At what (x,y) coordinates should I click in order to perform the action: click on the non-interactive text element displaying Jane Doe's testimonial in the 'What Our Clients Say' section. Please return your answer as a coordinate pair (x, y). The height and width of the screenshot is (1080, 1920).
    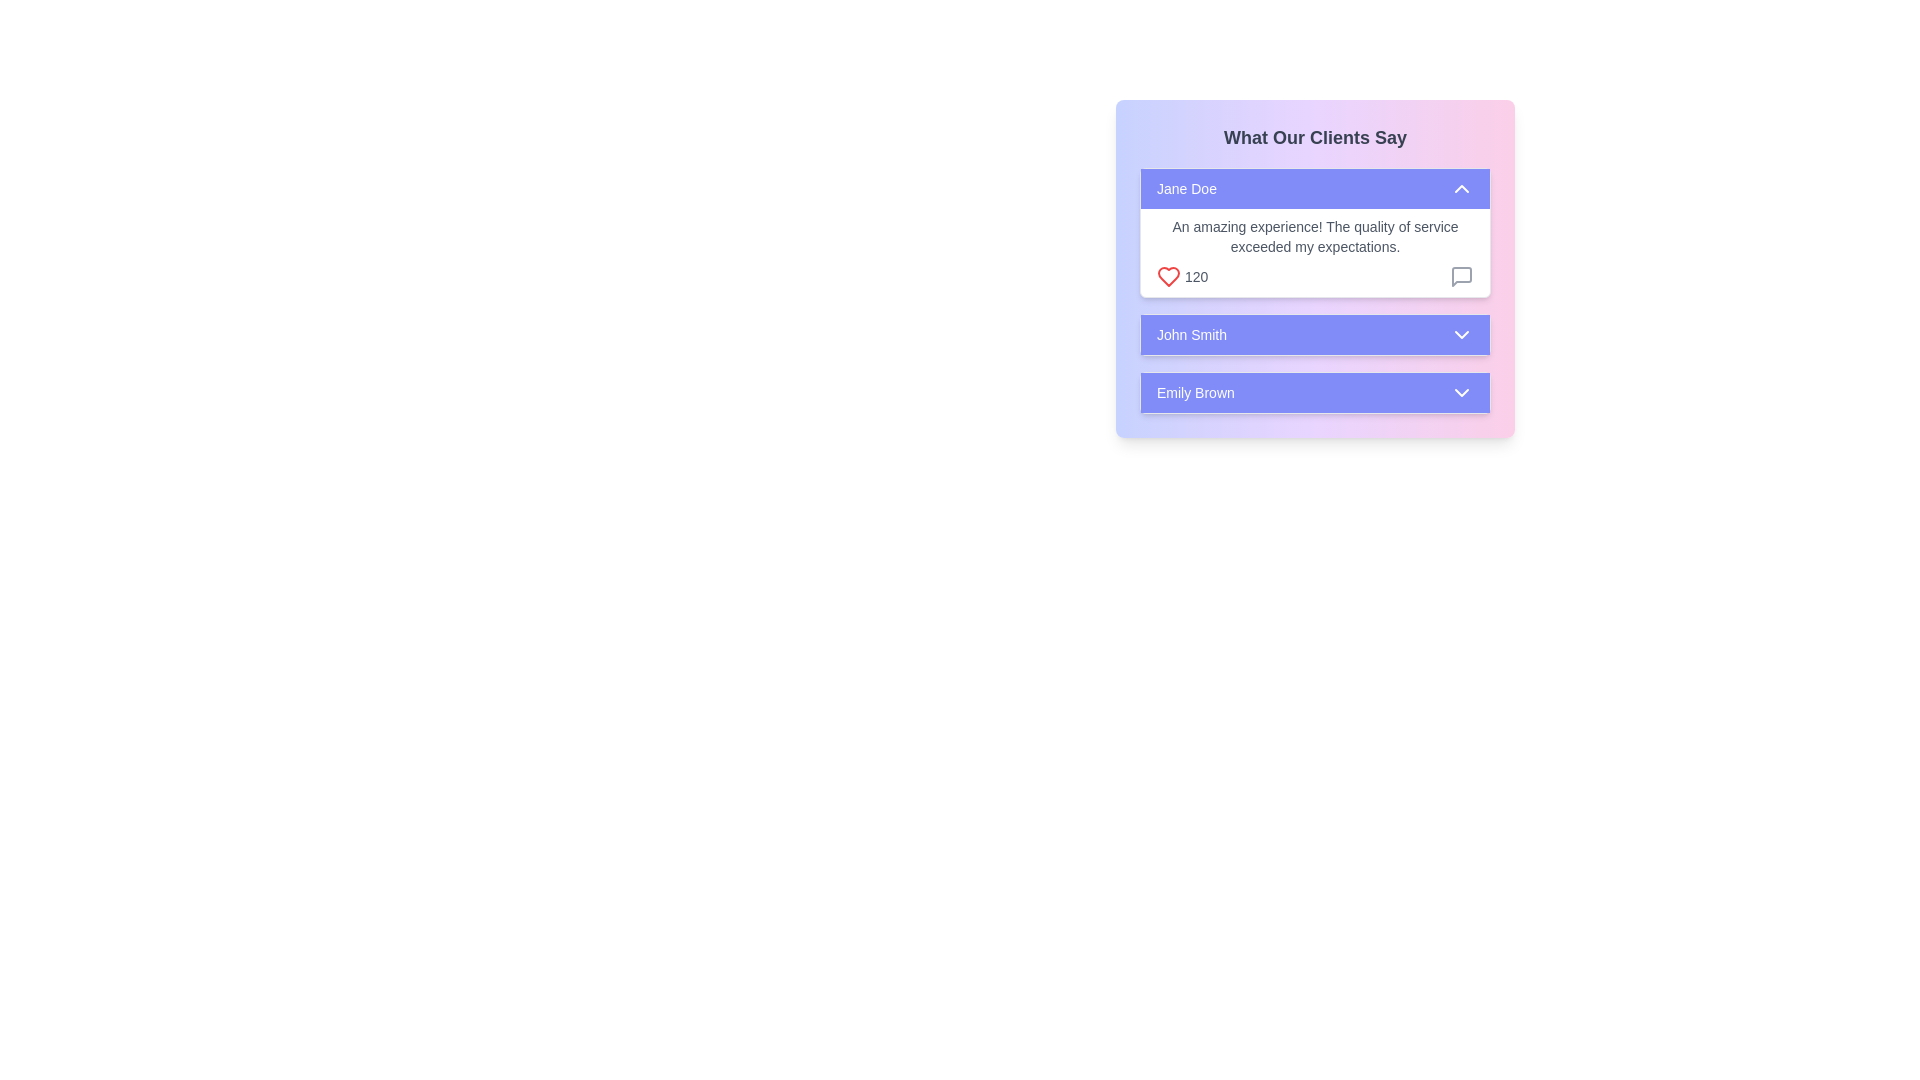
    Looking at the image, I should click on (1315, 235).